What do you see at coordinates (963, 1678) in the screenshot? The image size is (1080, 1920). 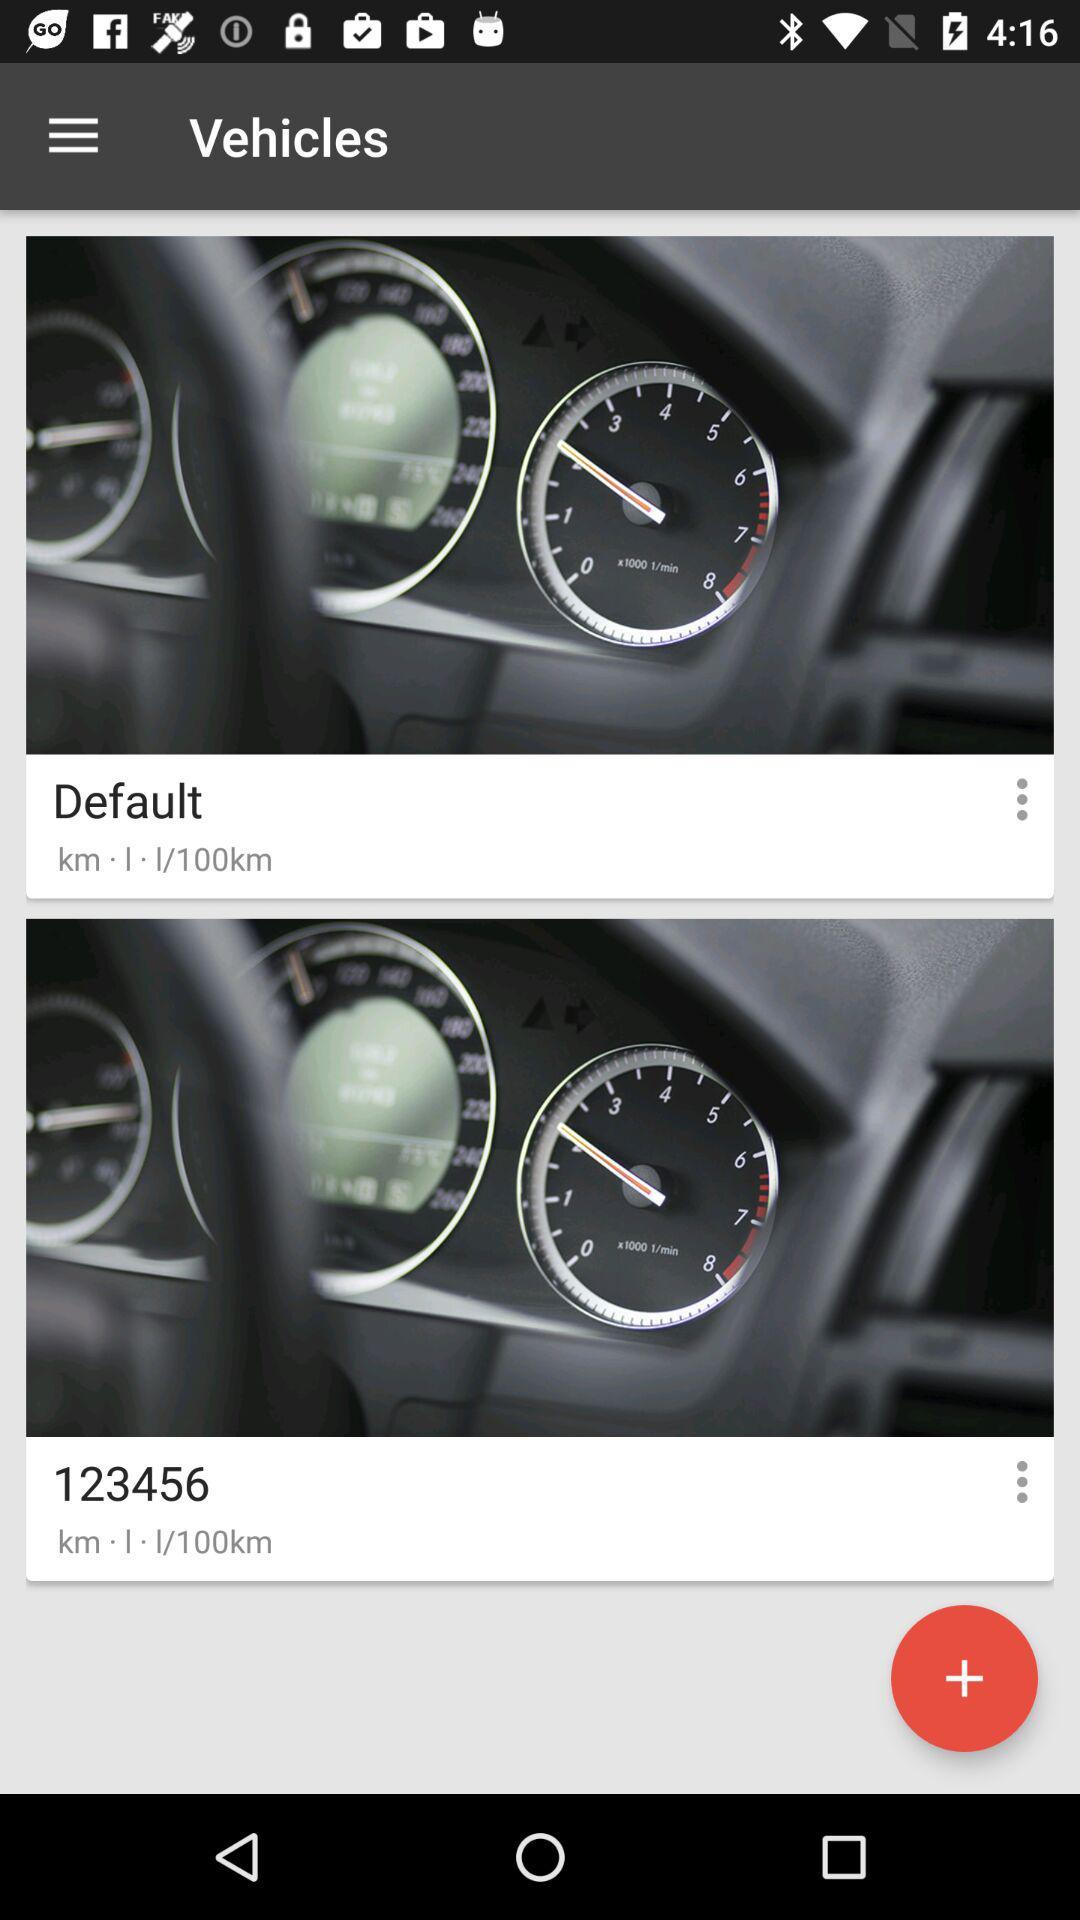 I see `the add icon` at bounding box center [963, 1678].